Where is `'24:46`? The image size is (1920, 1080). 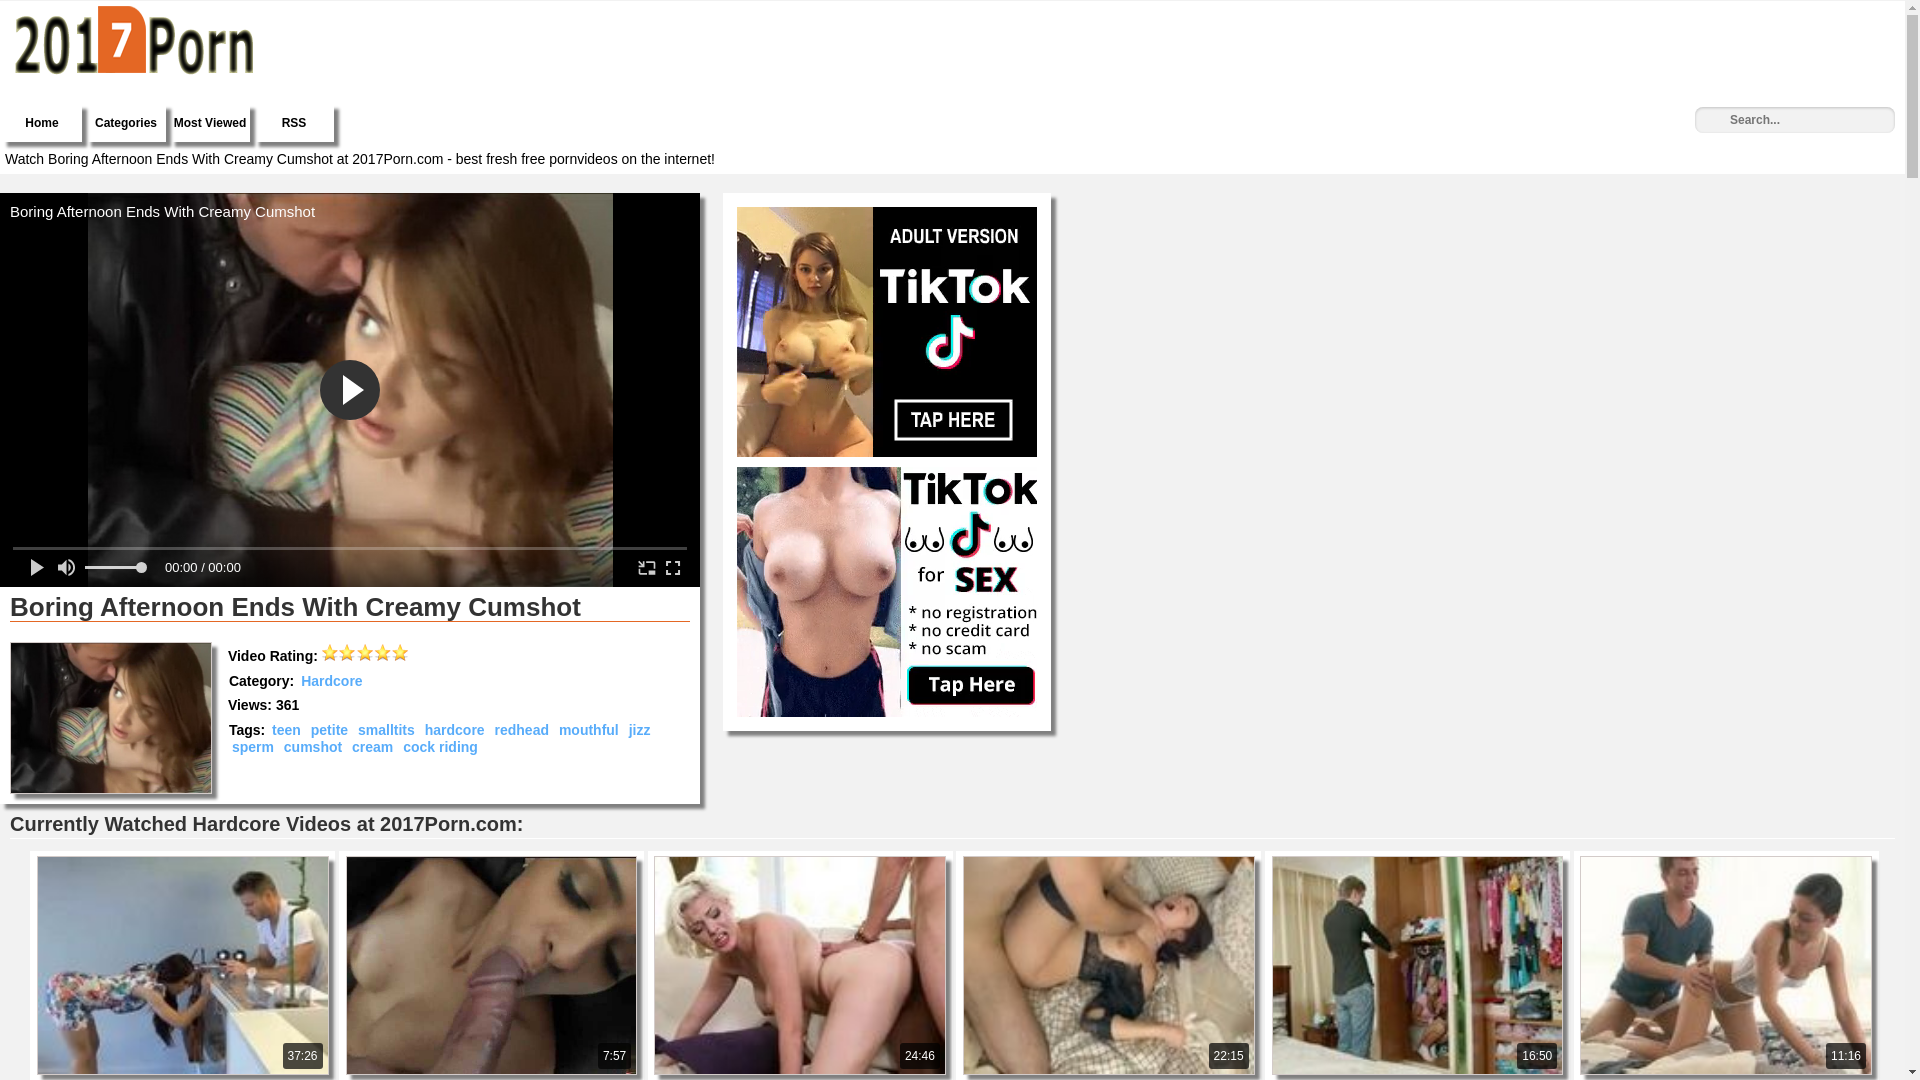
'24:46 is located at coordinates (802, 859).